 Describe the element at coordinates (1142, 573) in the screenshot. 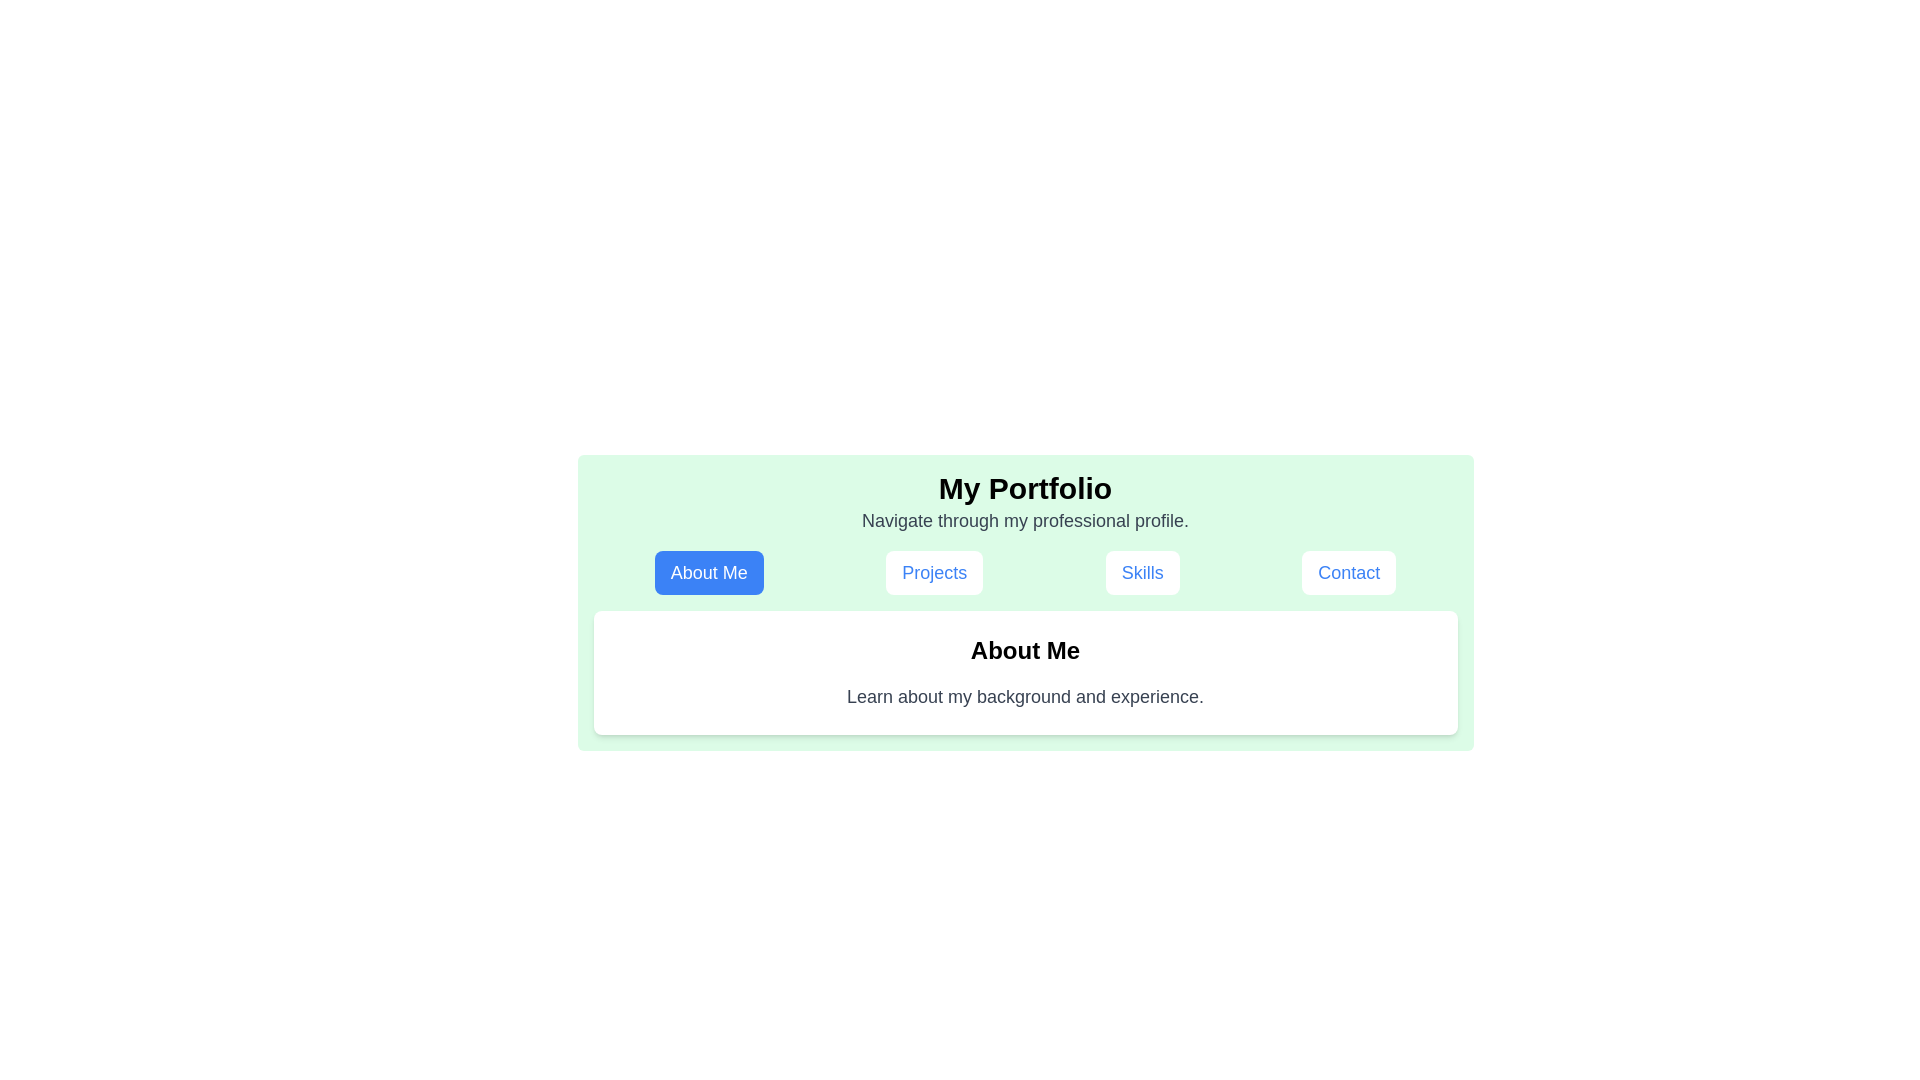

I see `the Skills tab to display its content` at that location.